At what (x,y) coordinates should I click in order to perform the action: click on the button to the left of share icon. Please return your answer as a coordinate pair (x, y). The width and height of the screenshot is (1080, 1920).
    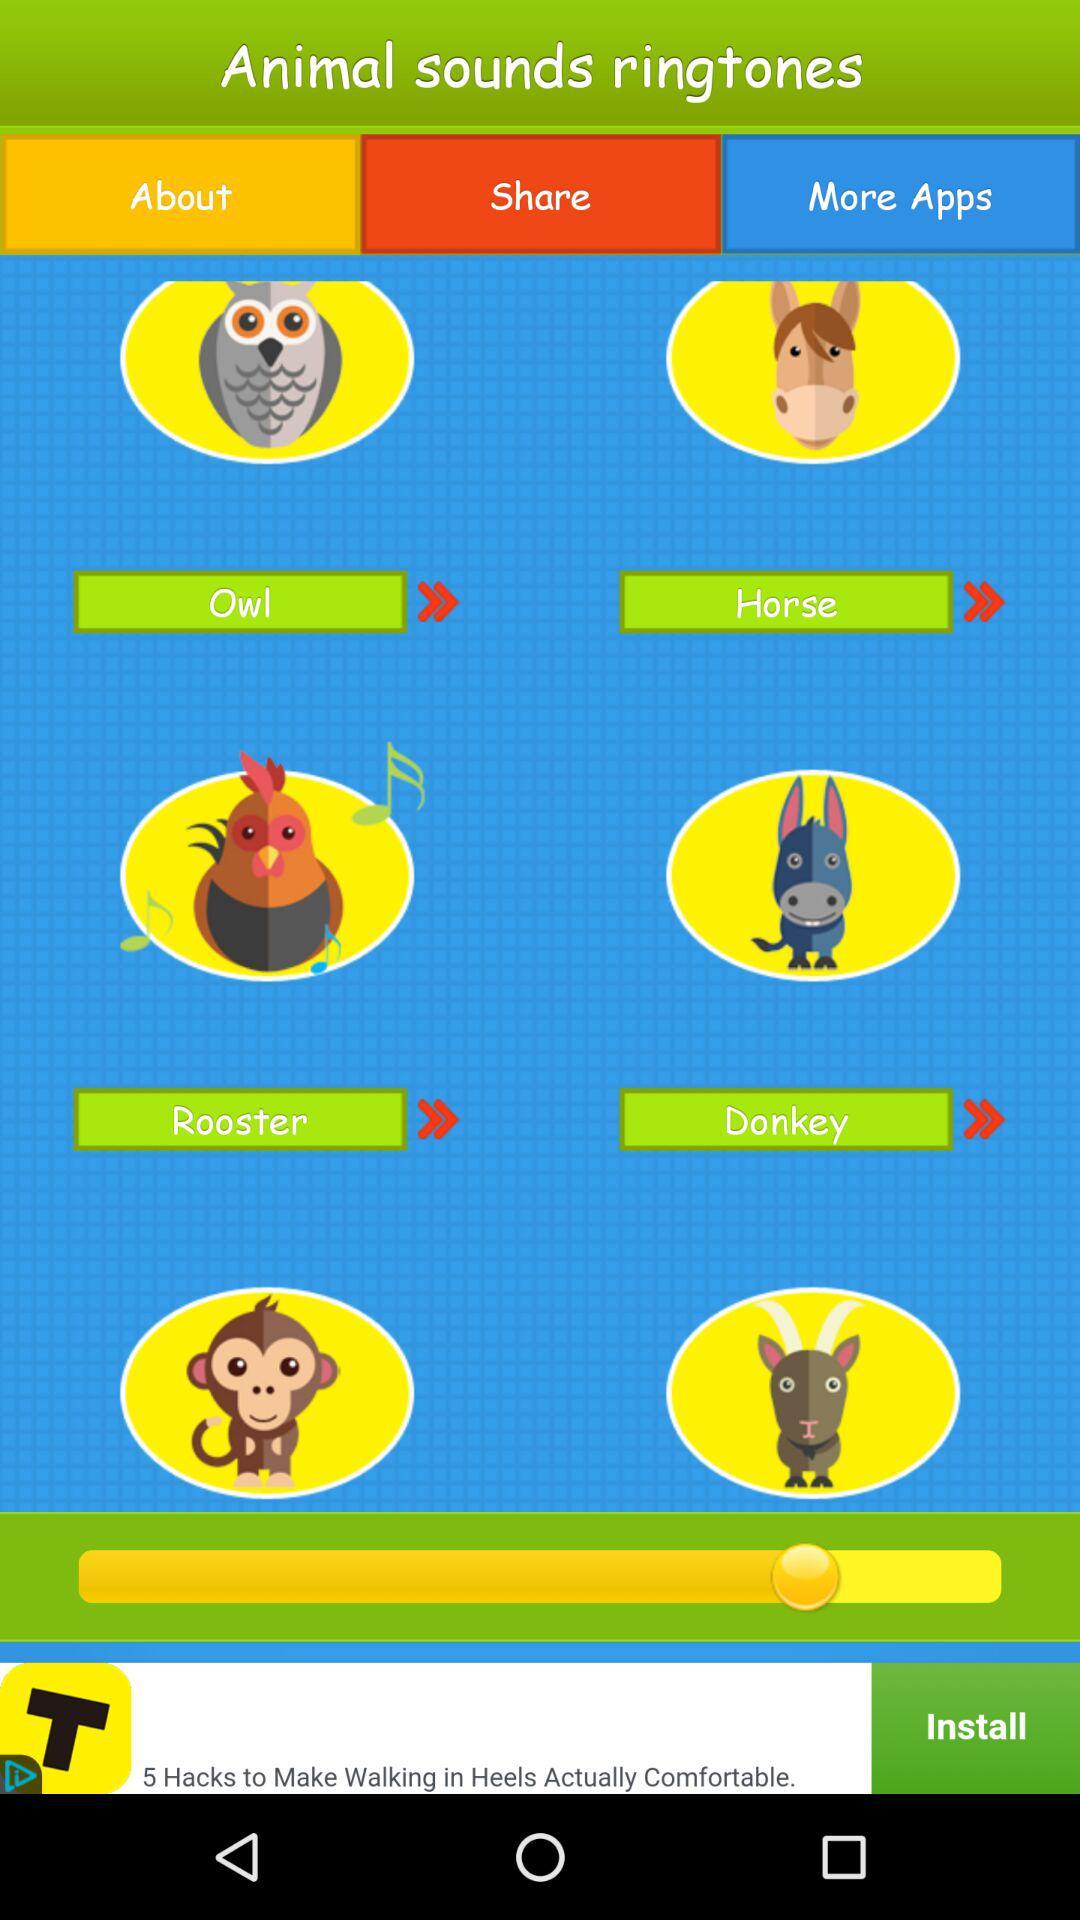
    Looking at the image, I should click on (180, 194).